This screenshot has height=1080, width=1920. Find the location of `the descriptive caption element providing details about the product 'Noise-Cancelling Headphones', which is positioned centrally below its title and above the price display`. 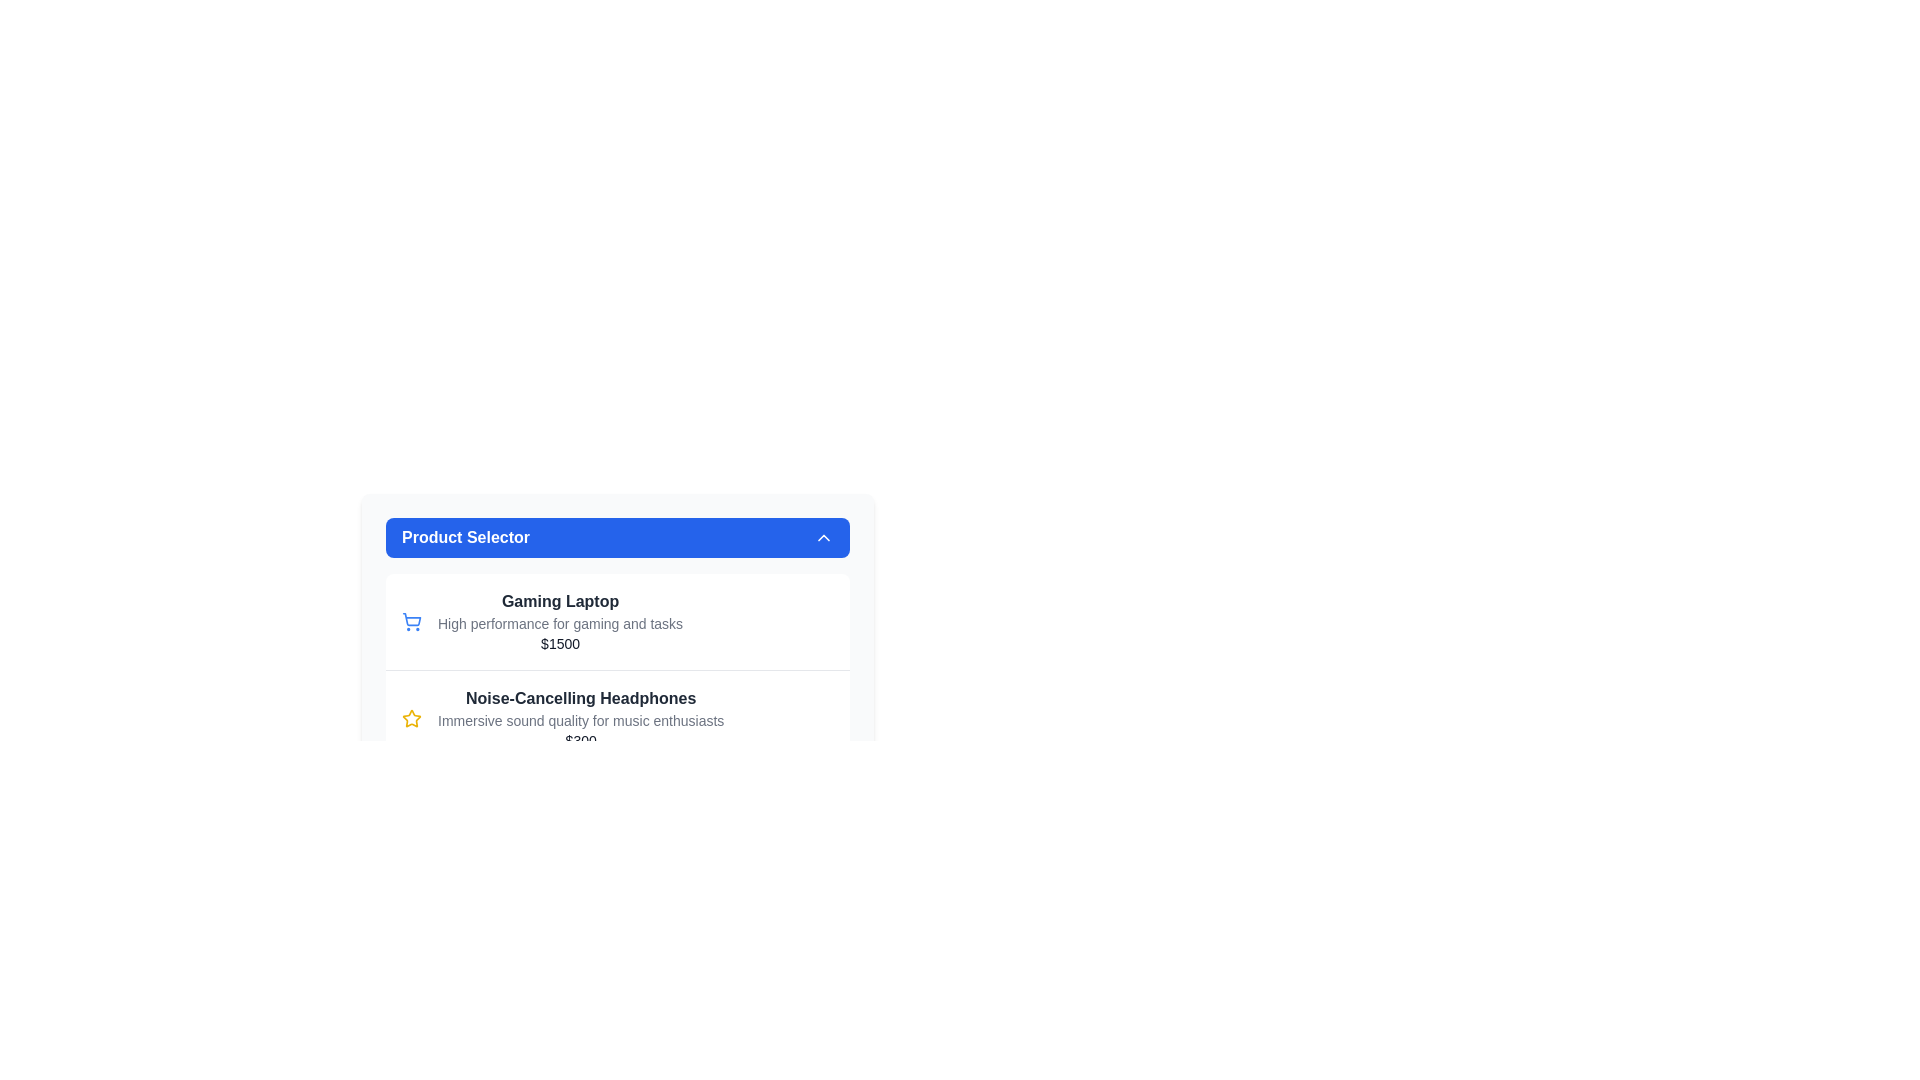

the descriptive caption element providing details about the product 'Noise-Cancelling Headphones', which is positioned centrally below its title and above the price display is located at coordinates (580, 721).